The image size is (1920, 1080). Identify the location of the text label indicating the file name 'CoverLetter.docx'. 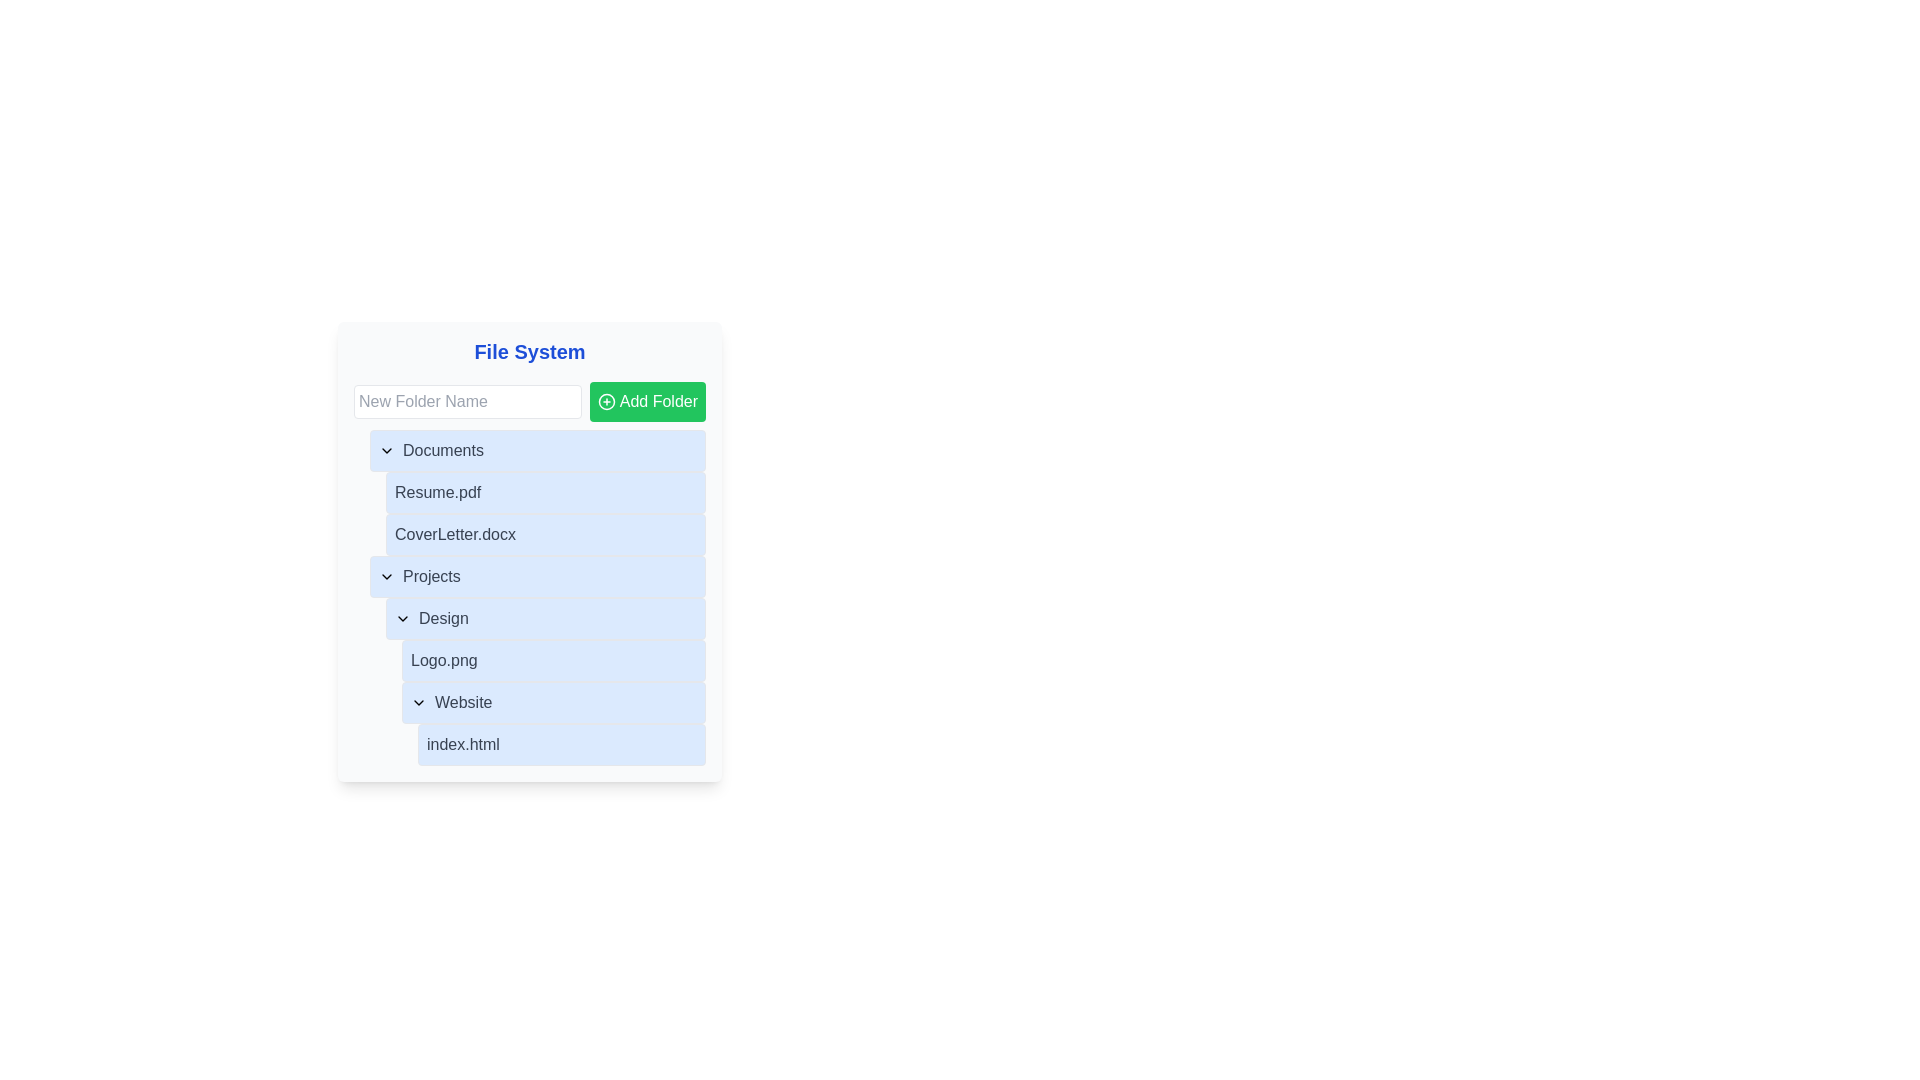
(454, 534).